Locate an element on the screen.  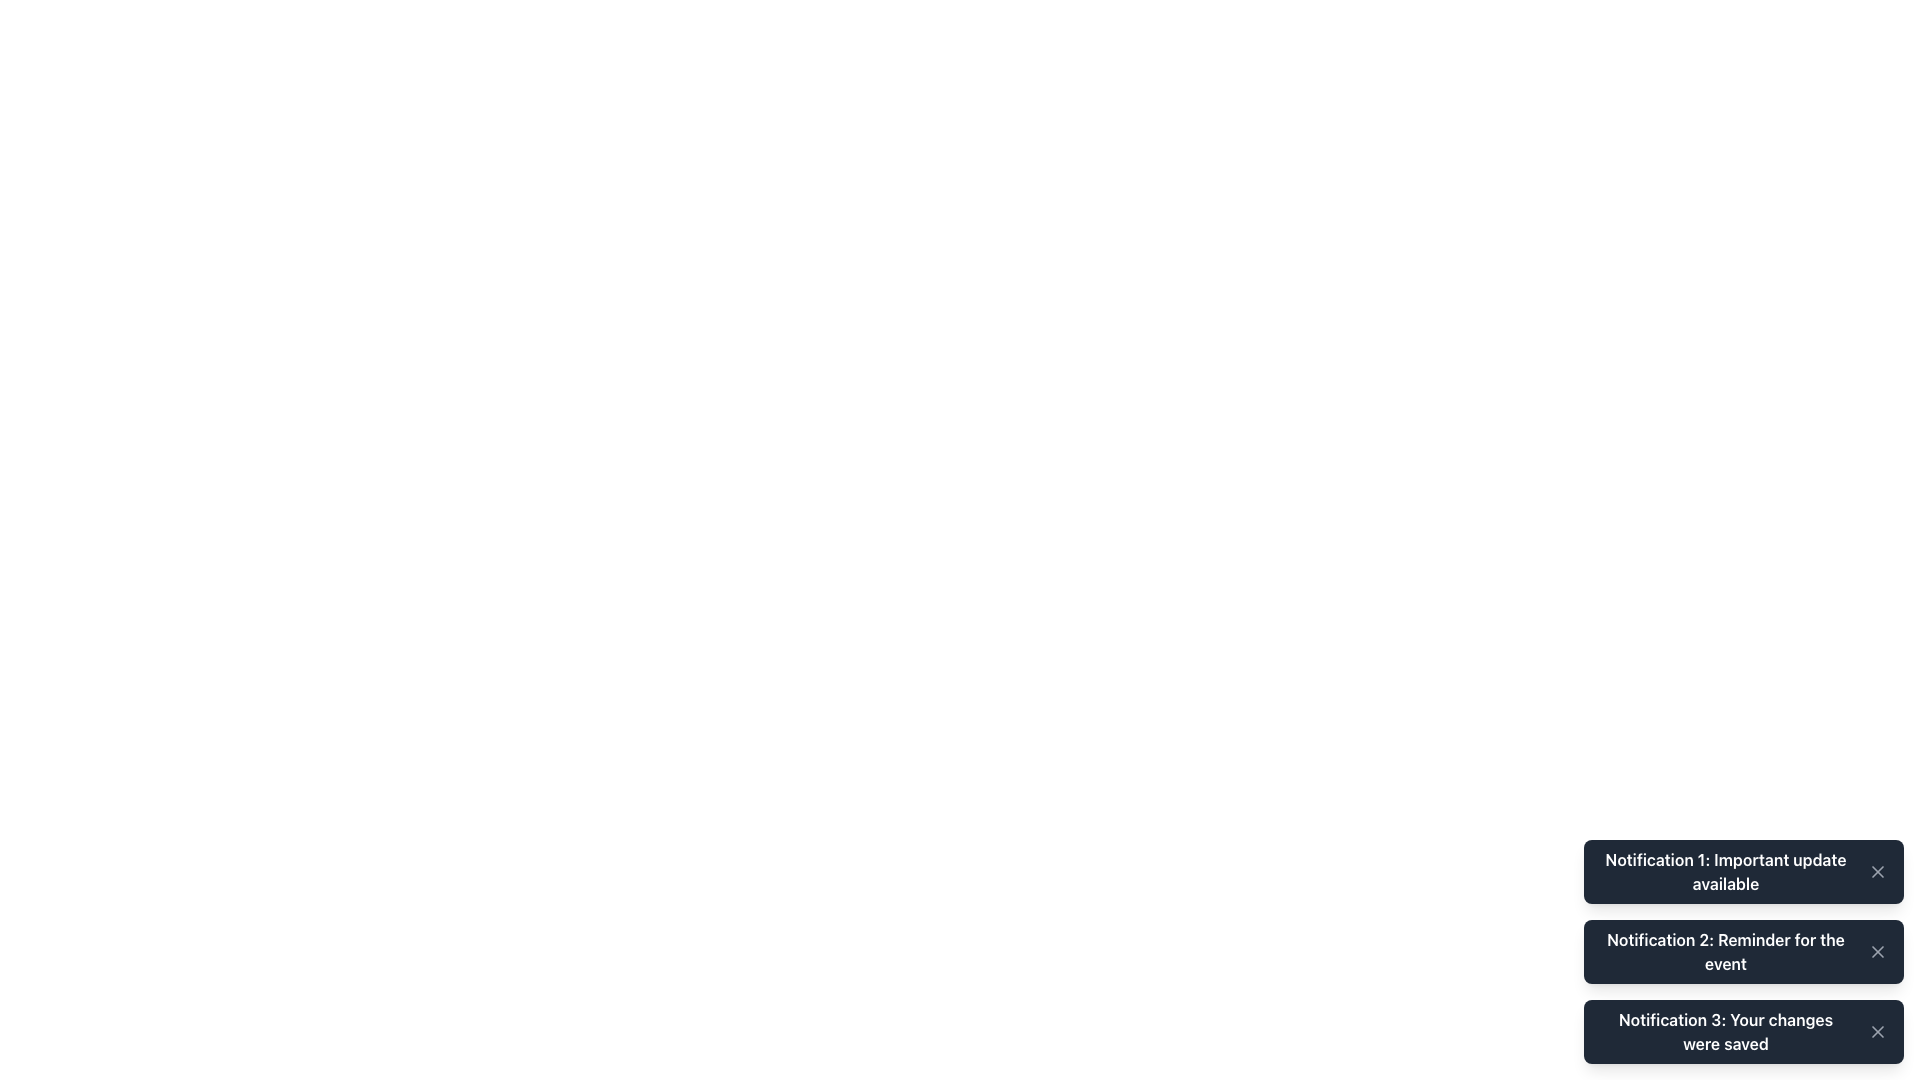
the notification card in the lower-right corner that informs the user about successfully saved changes is located at coordinates (1742, 1032).